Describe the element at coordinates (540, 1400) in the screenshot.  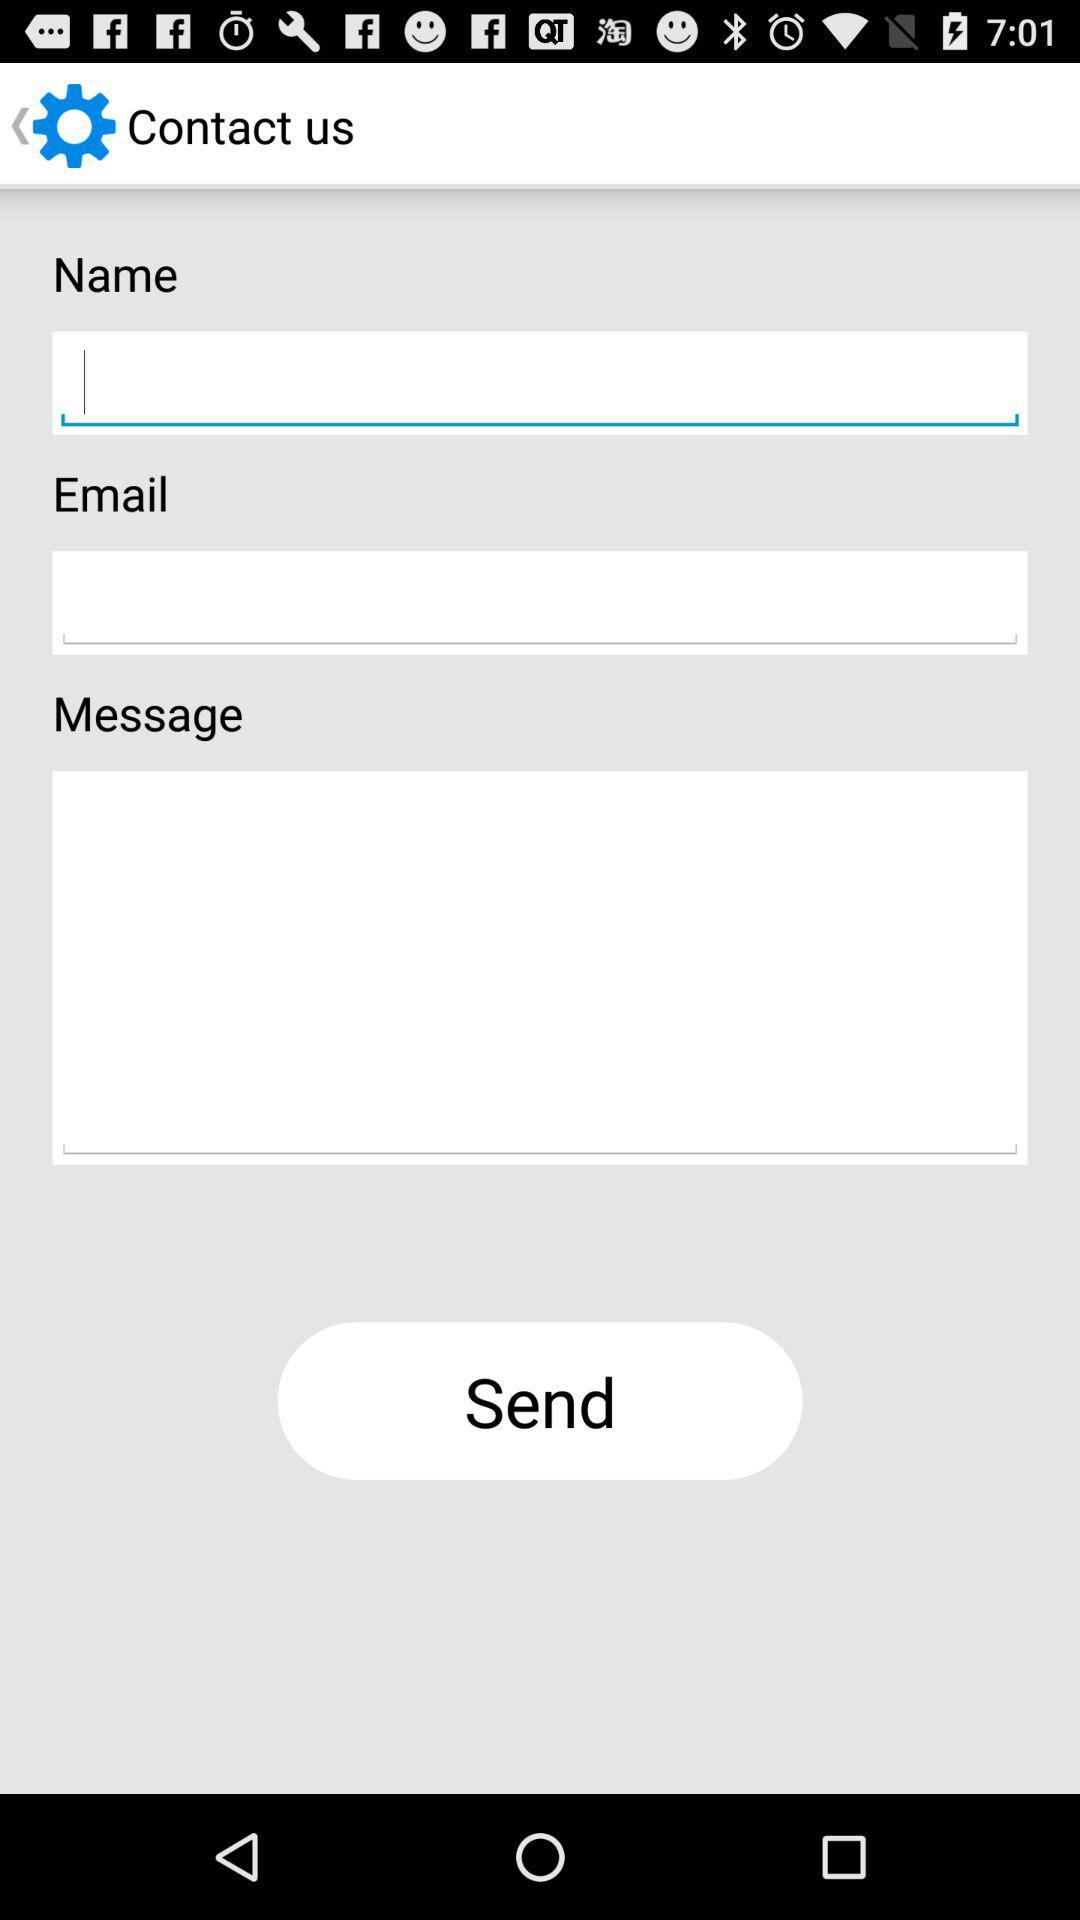
I see `button at the bottom` at that location.